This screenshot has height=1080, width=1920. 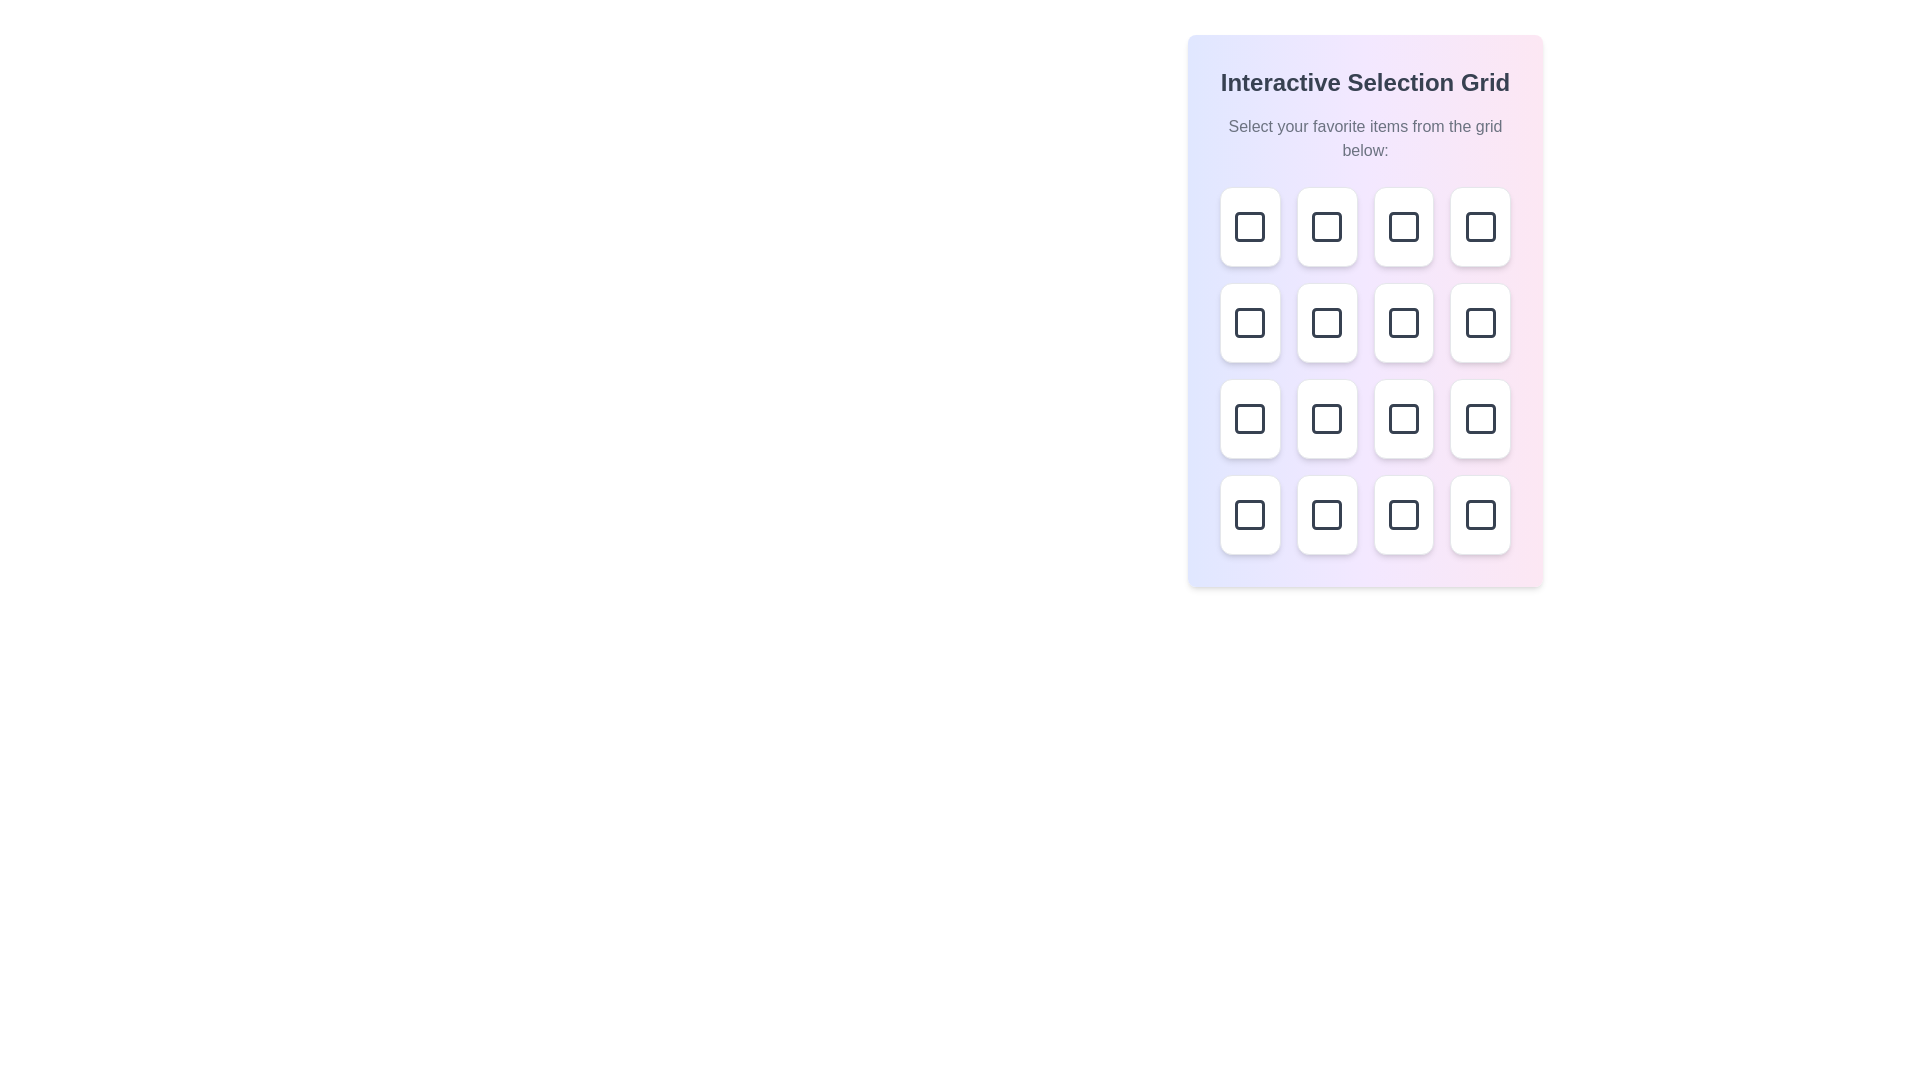 What do you see at coordinates (1402, 322) in the screenshot?
I see `the button located in the third column, third row of the grid in the 'Interactive Selection Grid'` at bounding box center [1402, 322].